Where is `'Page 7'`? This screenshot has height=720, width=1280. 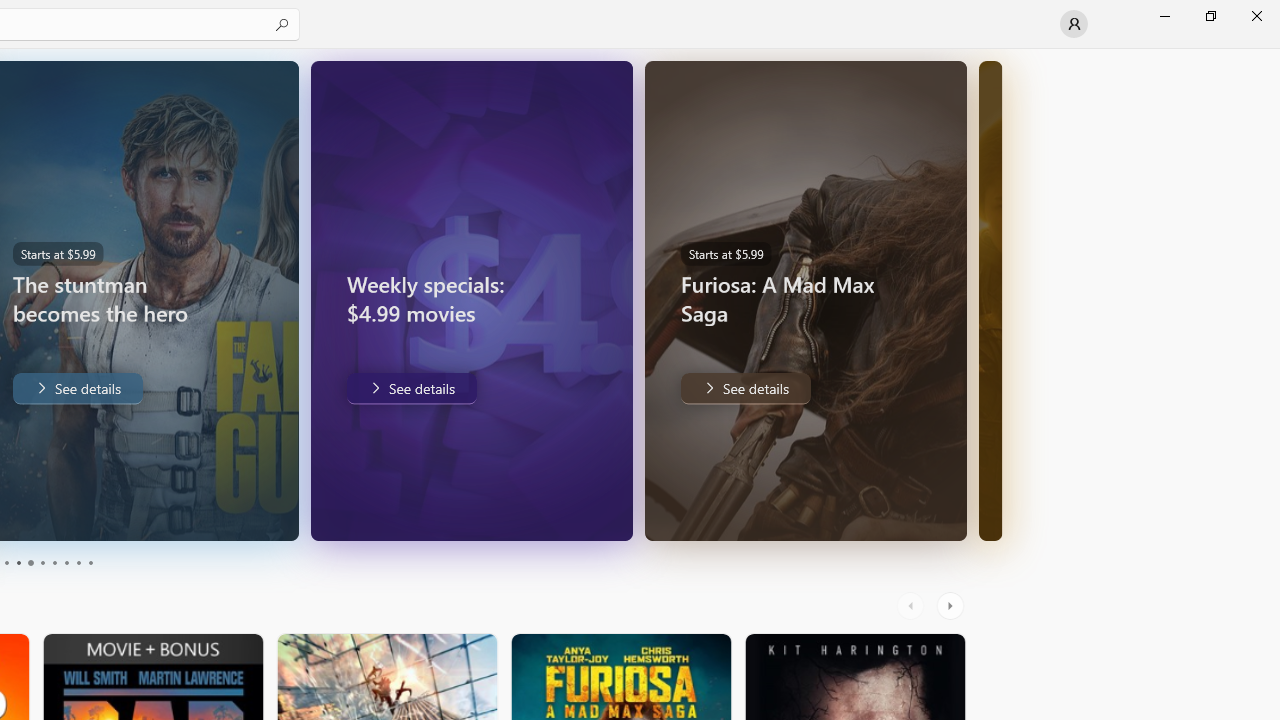 'Page 7' is located at coordinates (54, 563).